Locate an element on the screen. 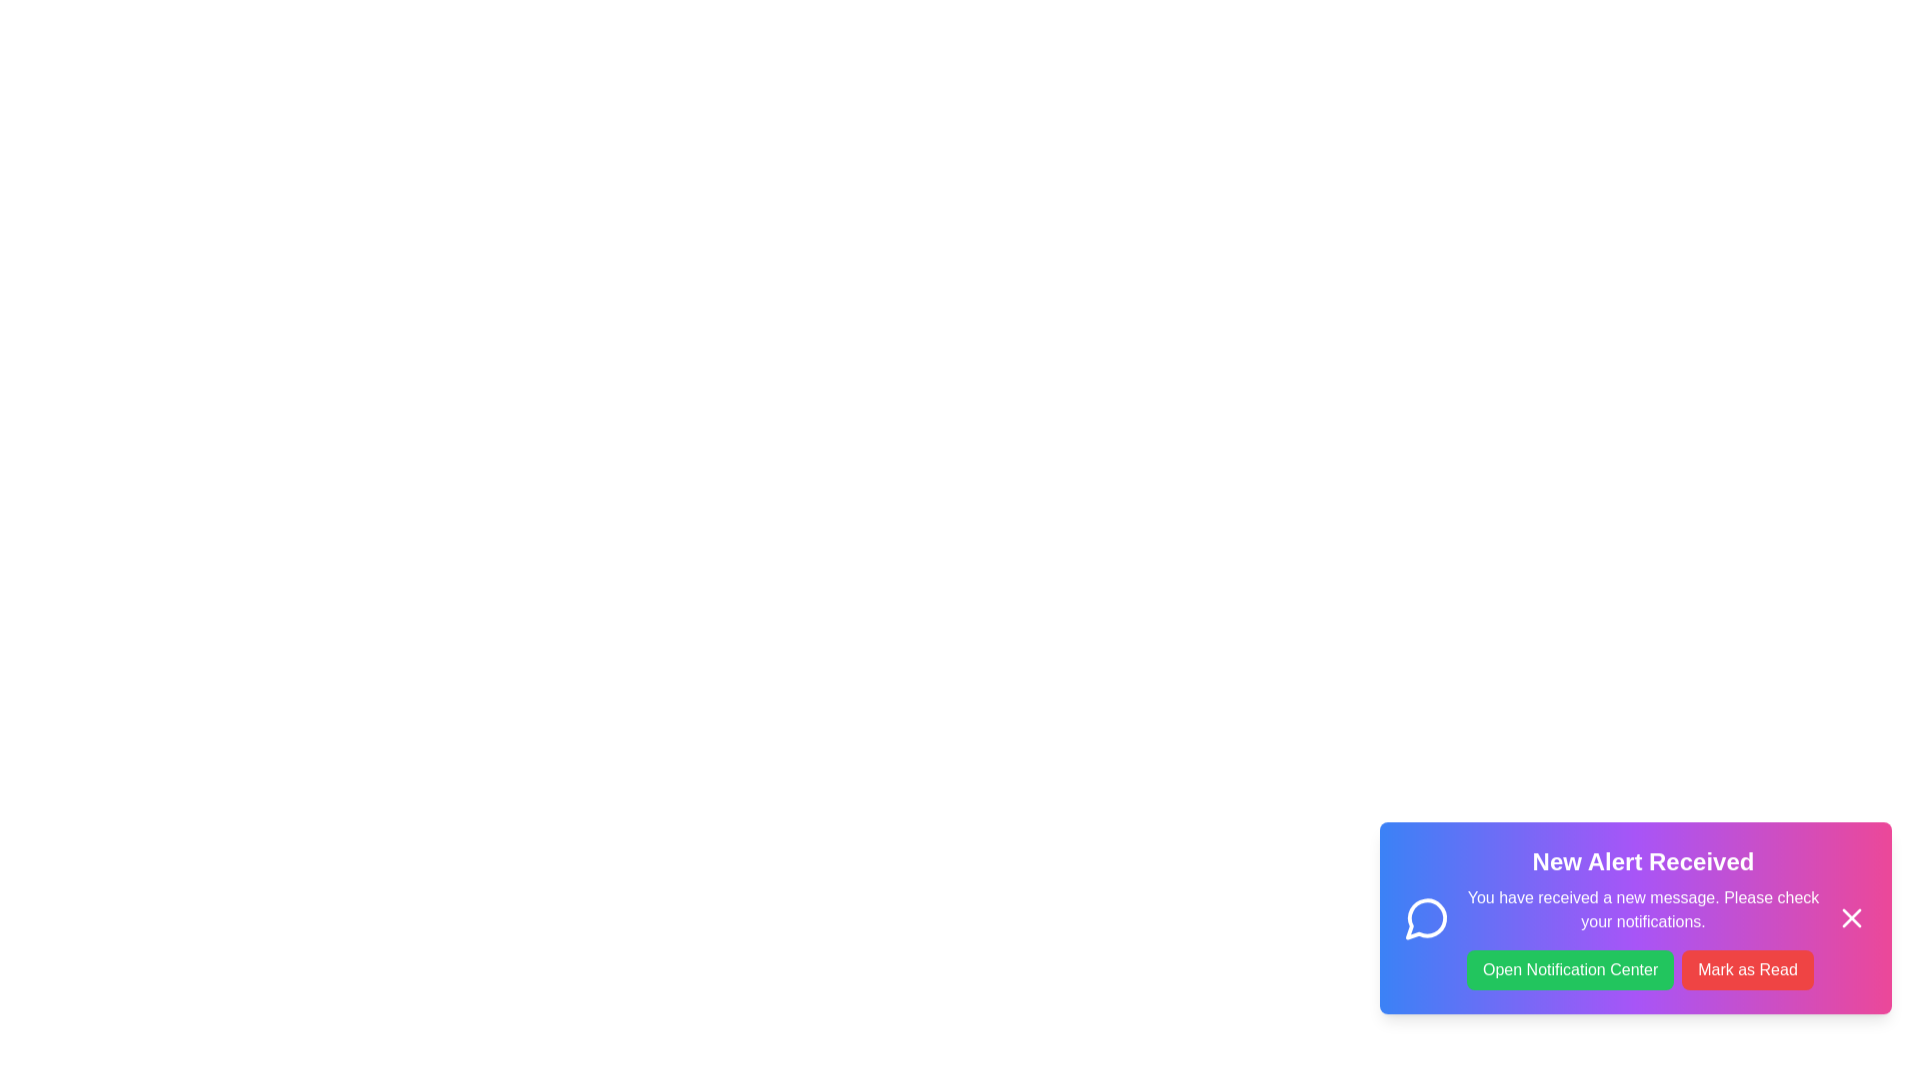 This screenshot has height=1080, width=1920. the close button to dismiss the snackbar is located at coordinates (1851, 937).